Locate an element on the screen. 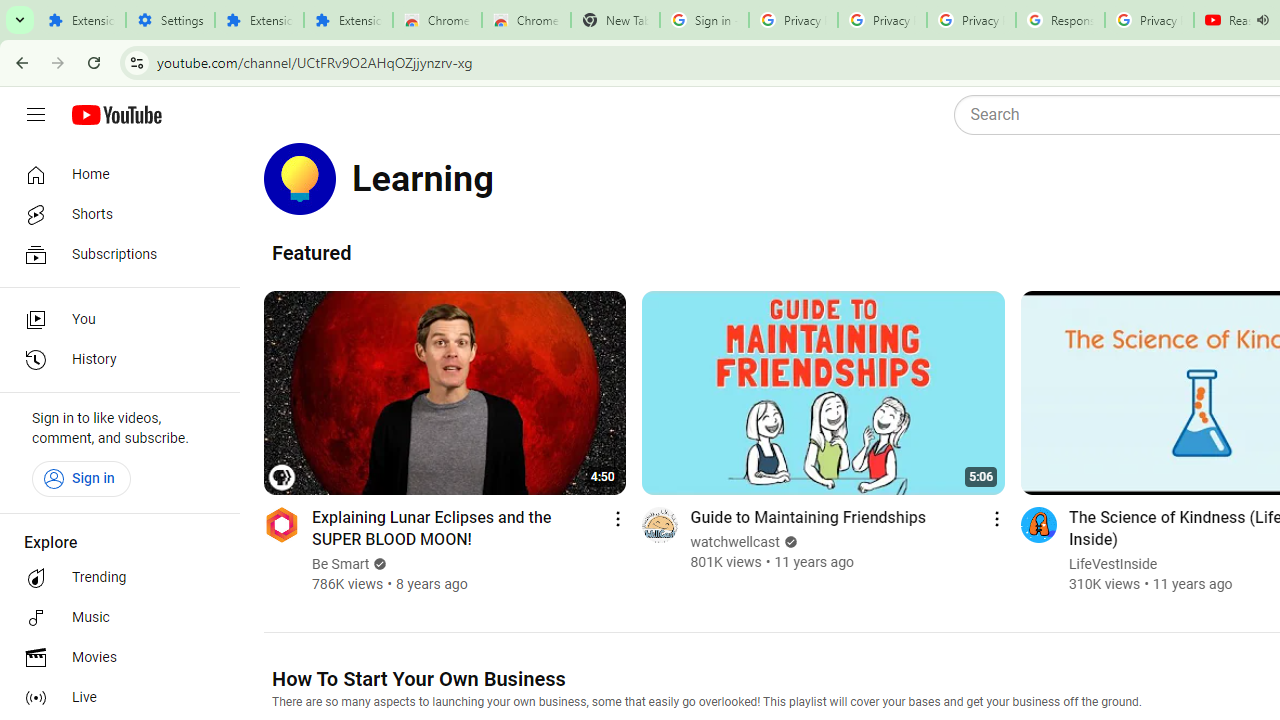 The image size is (1280, 720). 'Trending' is located at coordinates (112, 578).